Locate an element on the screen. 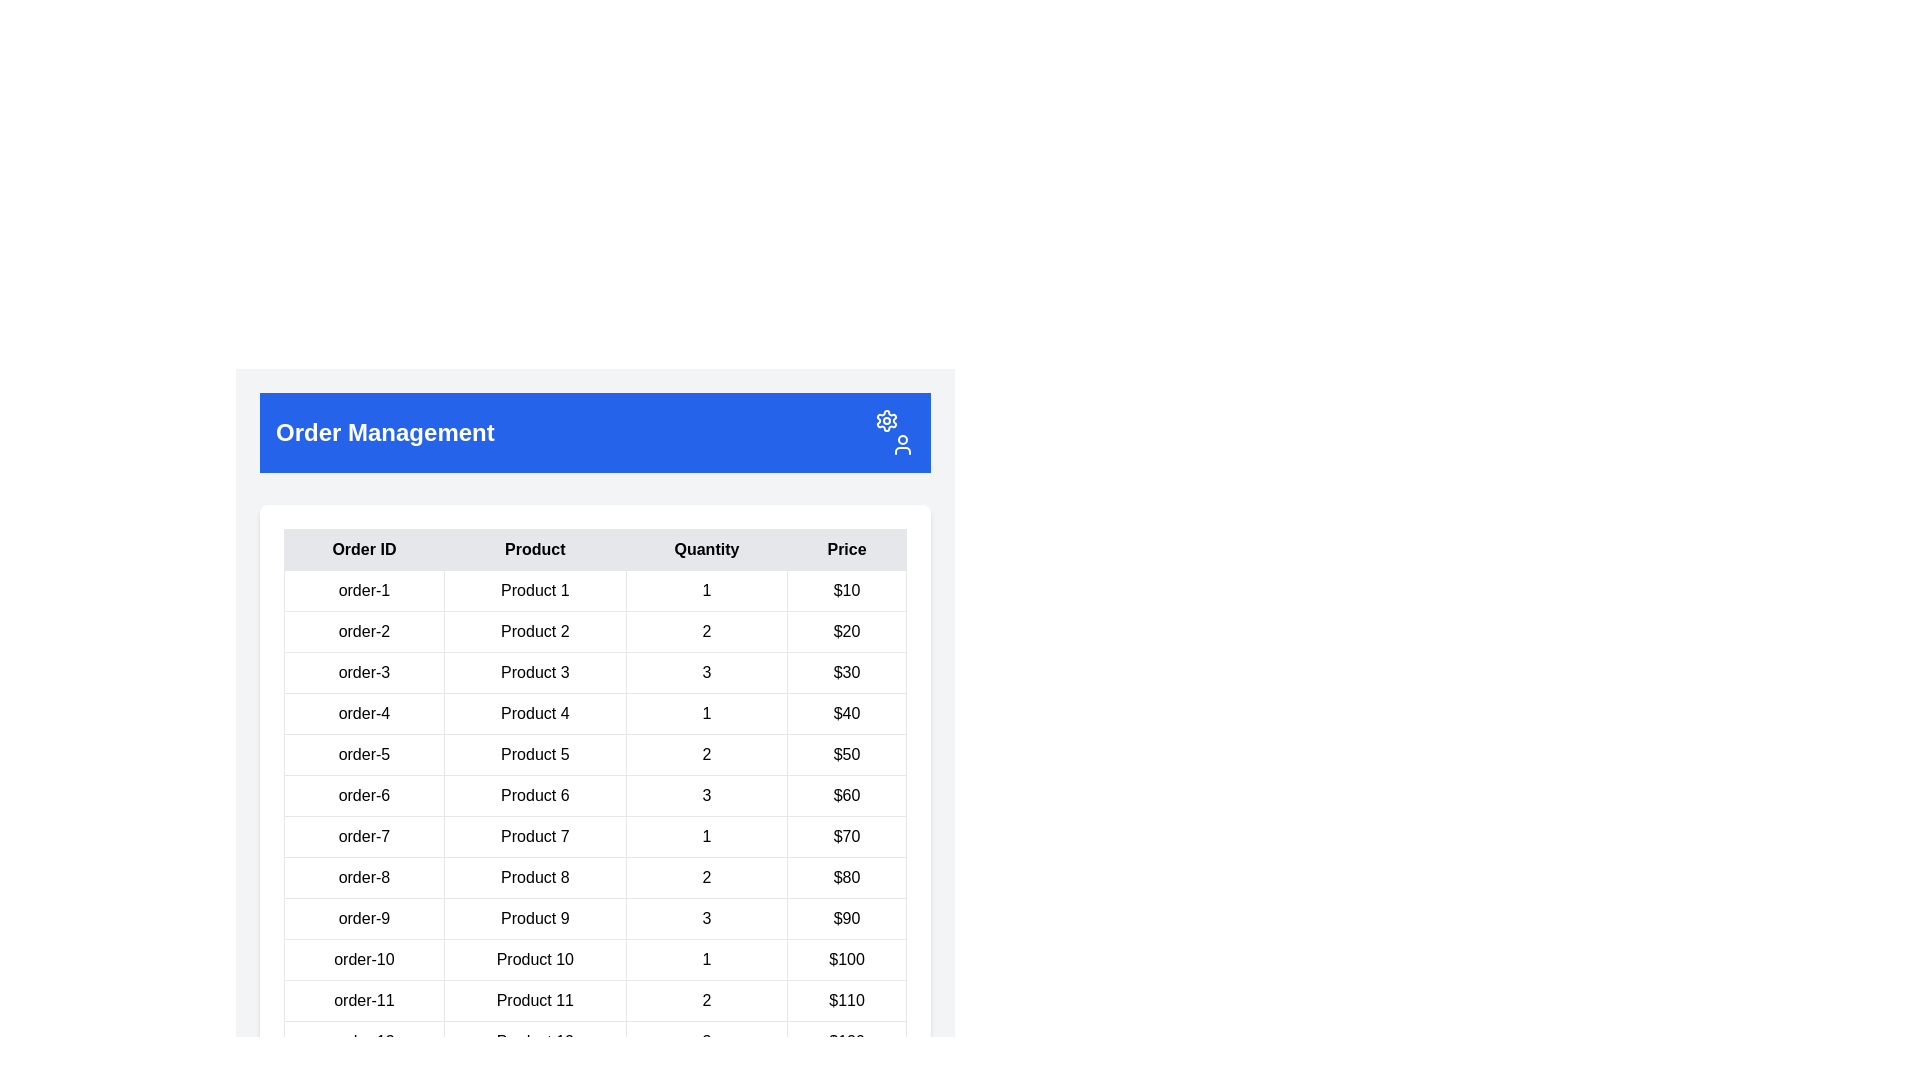 Image resolution: width=1920 pixels, height=1080 pixels. the 'Product' column header cell in the table, which is the second column header positioned between 'Order ID' and 'Quantity' is located at coordinates (535, 550).